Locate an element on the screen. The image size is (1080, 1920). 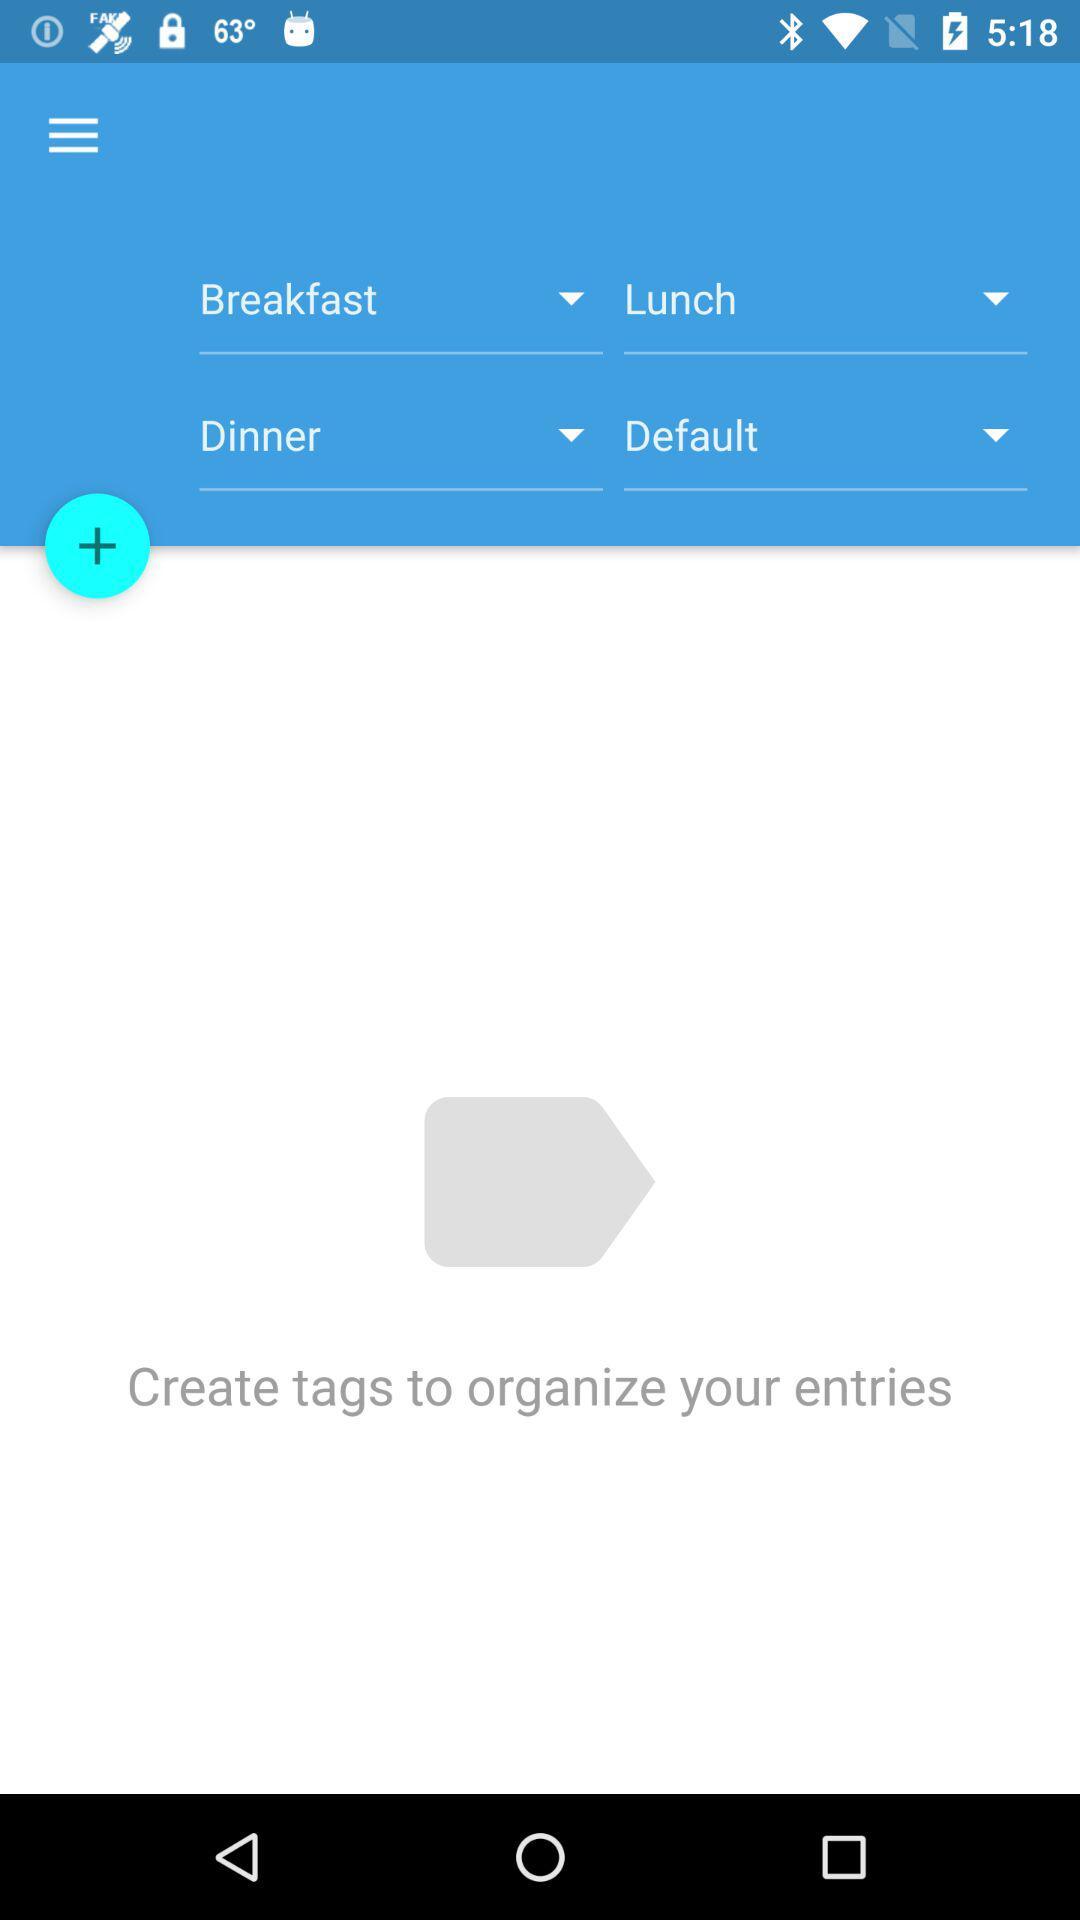
the icon next to lunch is located at coordinates (401, 308).